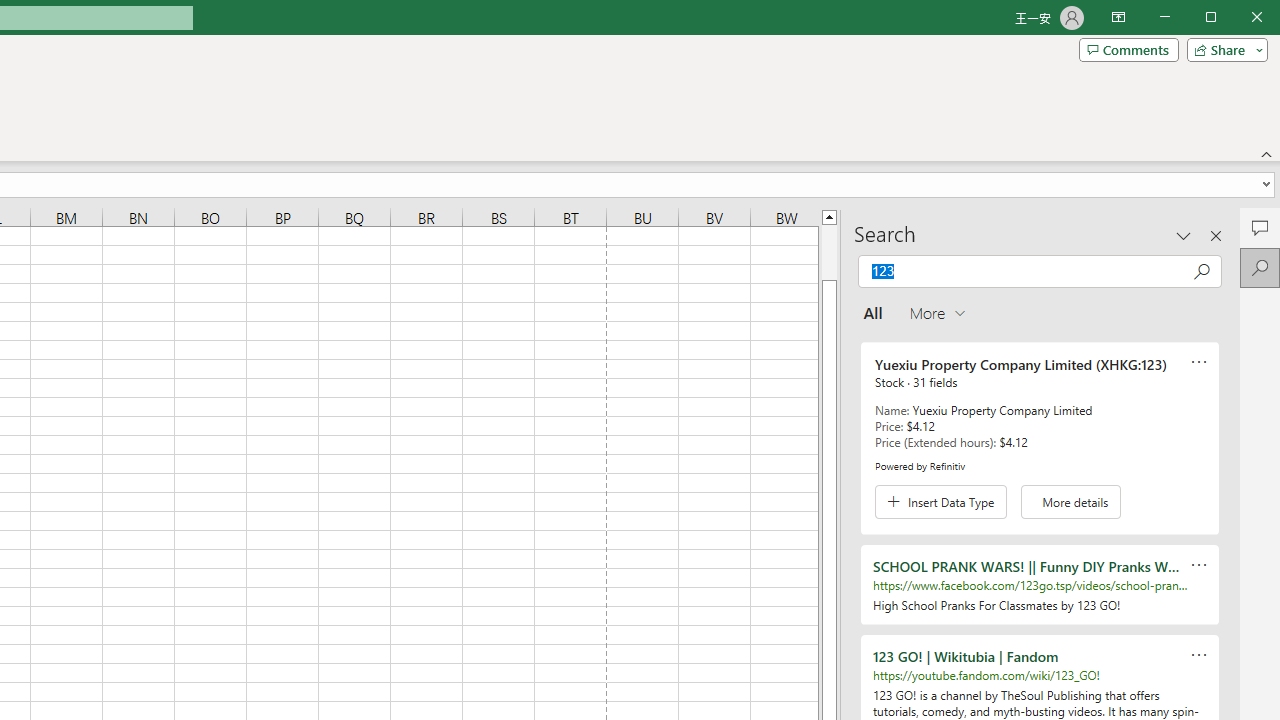 The image size is (1280, 720). I want to click on 'Maximize', so click(1238, 19).